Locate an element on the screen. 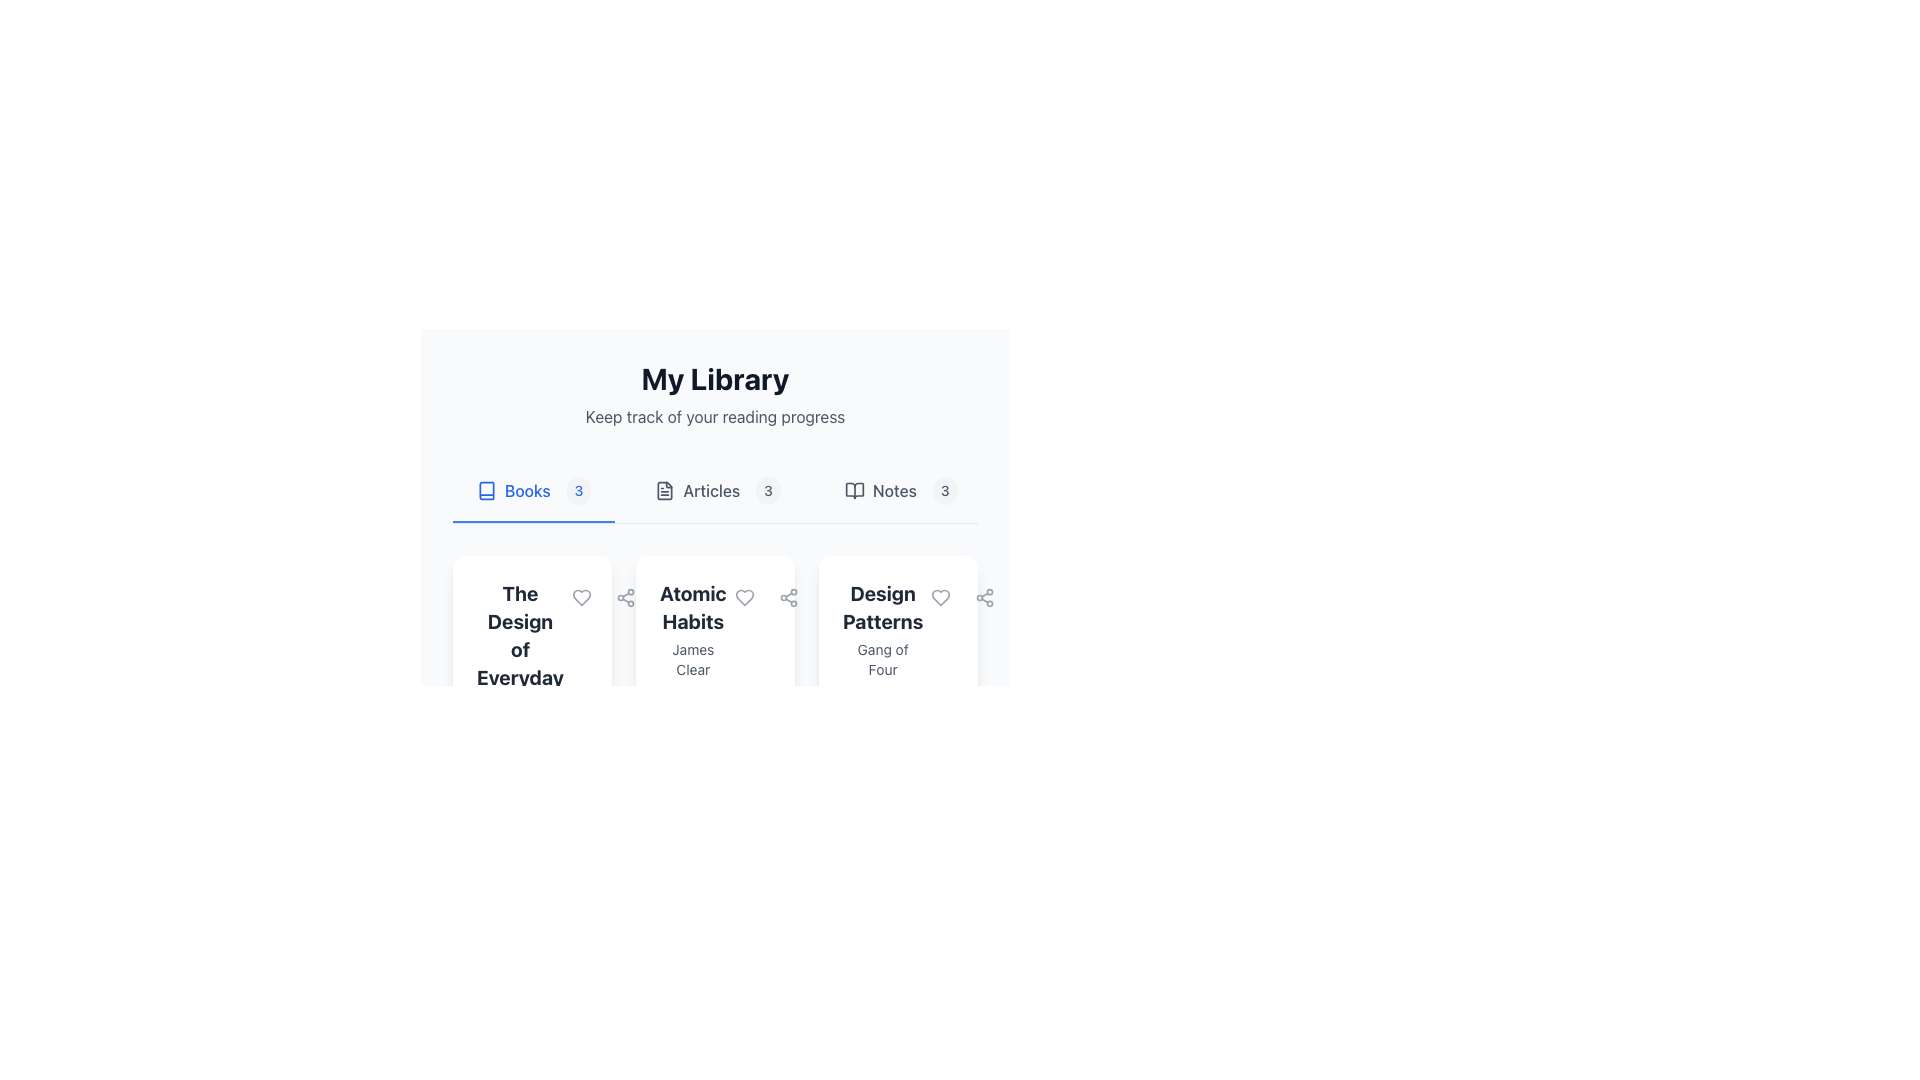 The height and width of the screenshot is (1080, 1920). the interactive button or navigational tab for accessing the 'Books' section, which is the first item under 'My Library' is located at coordinates (534, 492).